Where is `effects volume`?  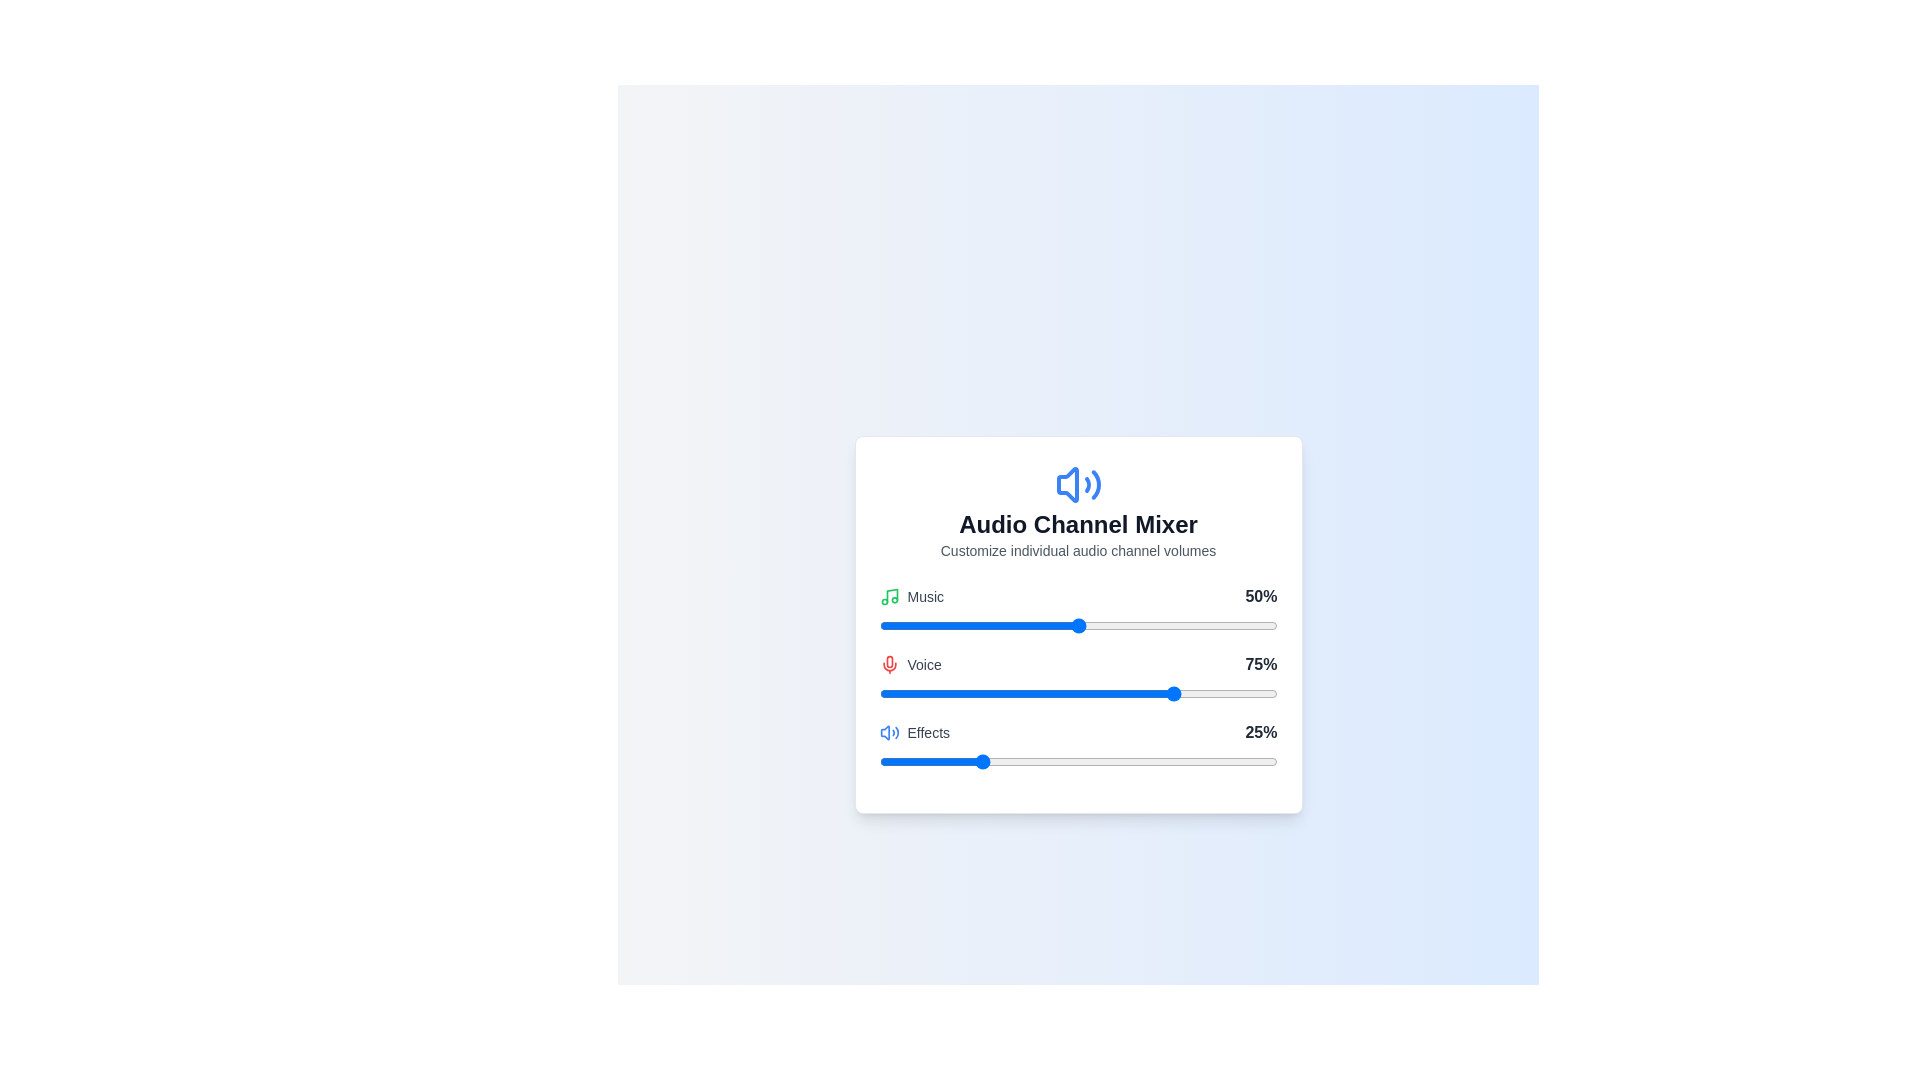
effects volume is located at coordinates (1065, 762).